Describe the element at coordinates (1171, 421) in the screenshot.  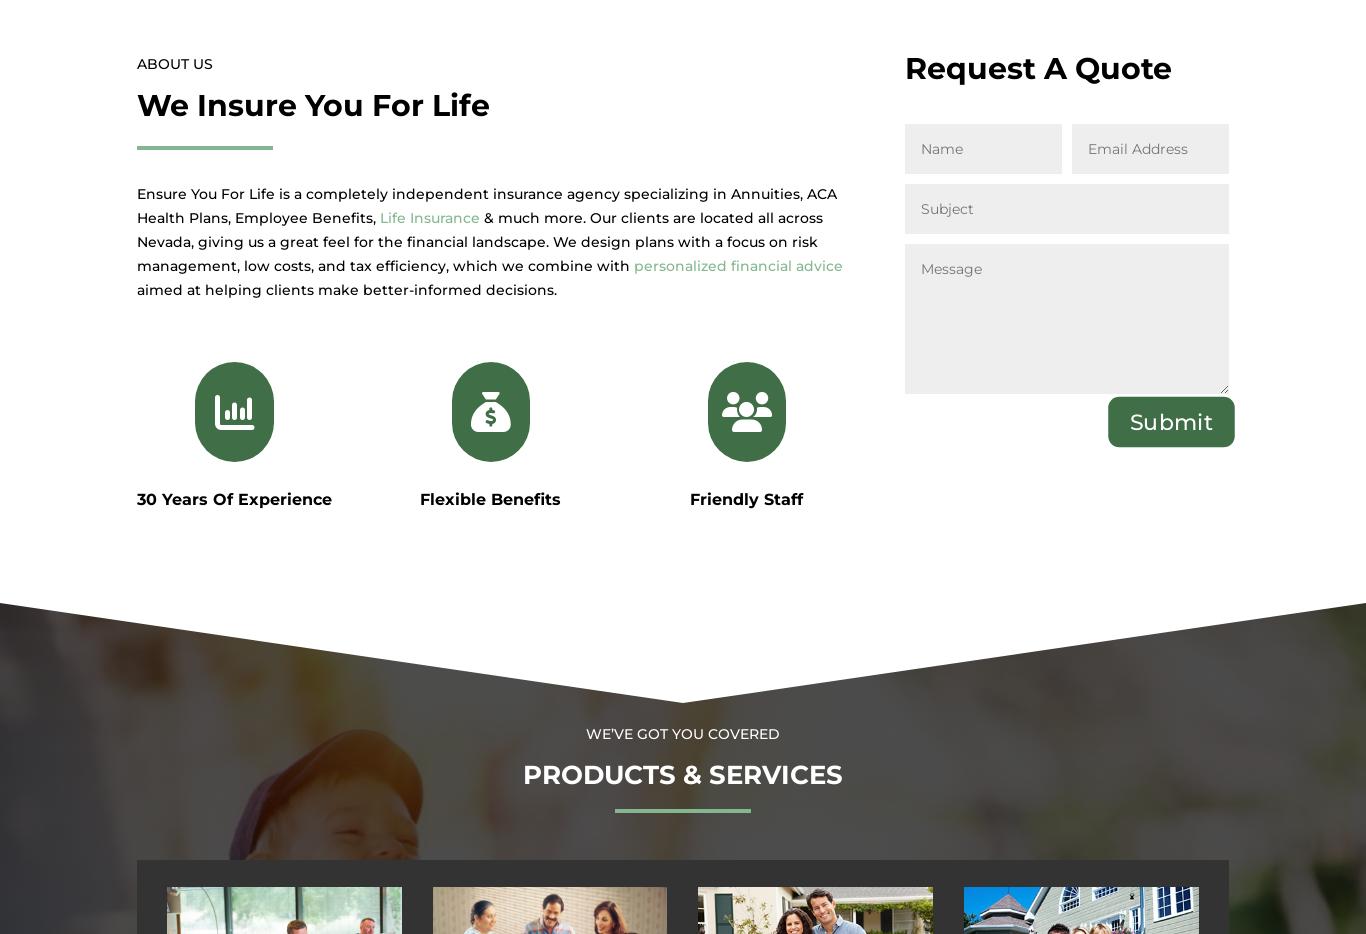
I see `'Submit'` at that location.